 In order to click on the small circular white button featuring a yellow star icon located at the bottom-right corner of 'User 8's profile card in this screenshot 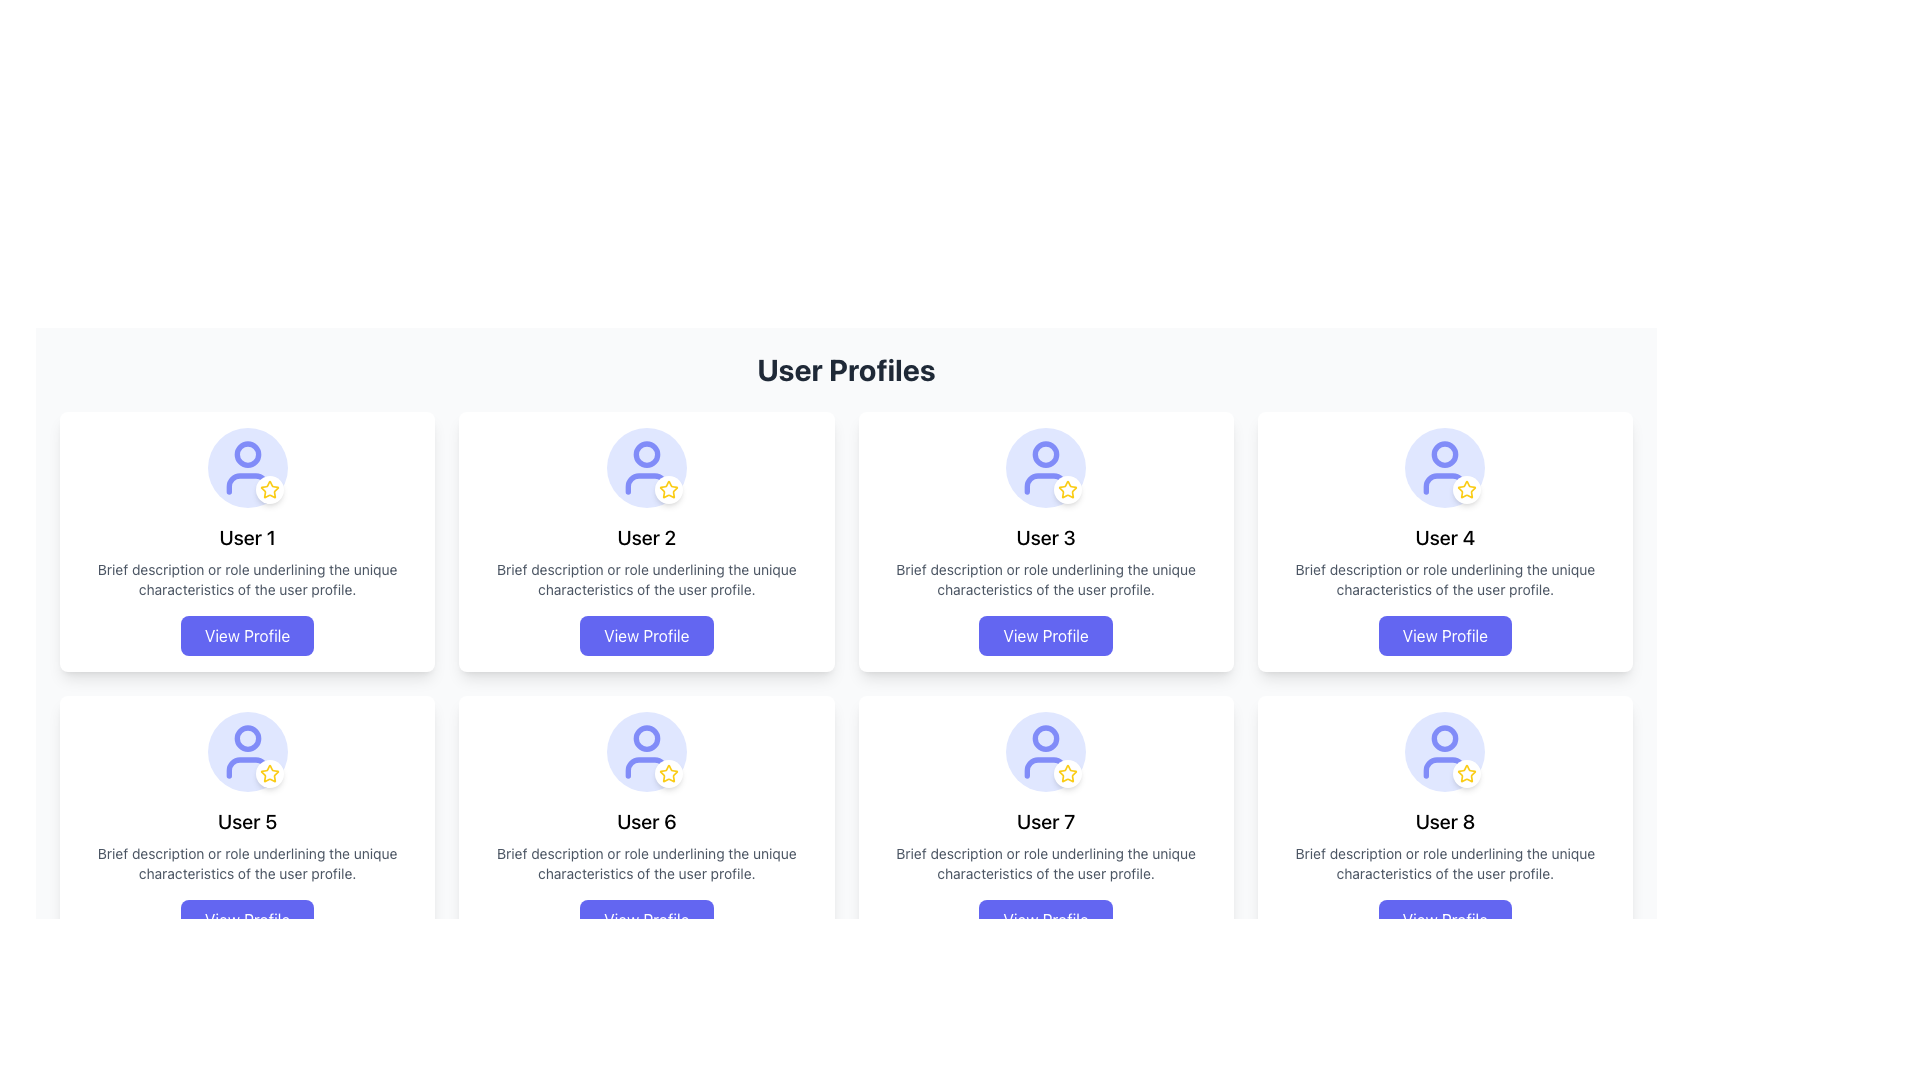, I will do `click(1467, 773)`.